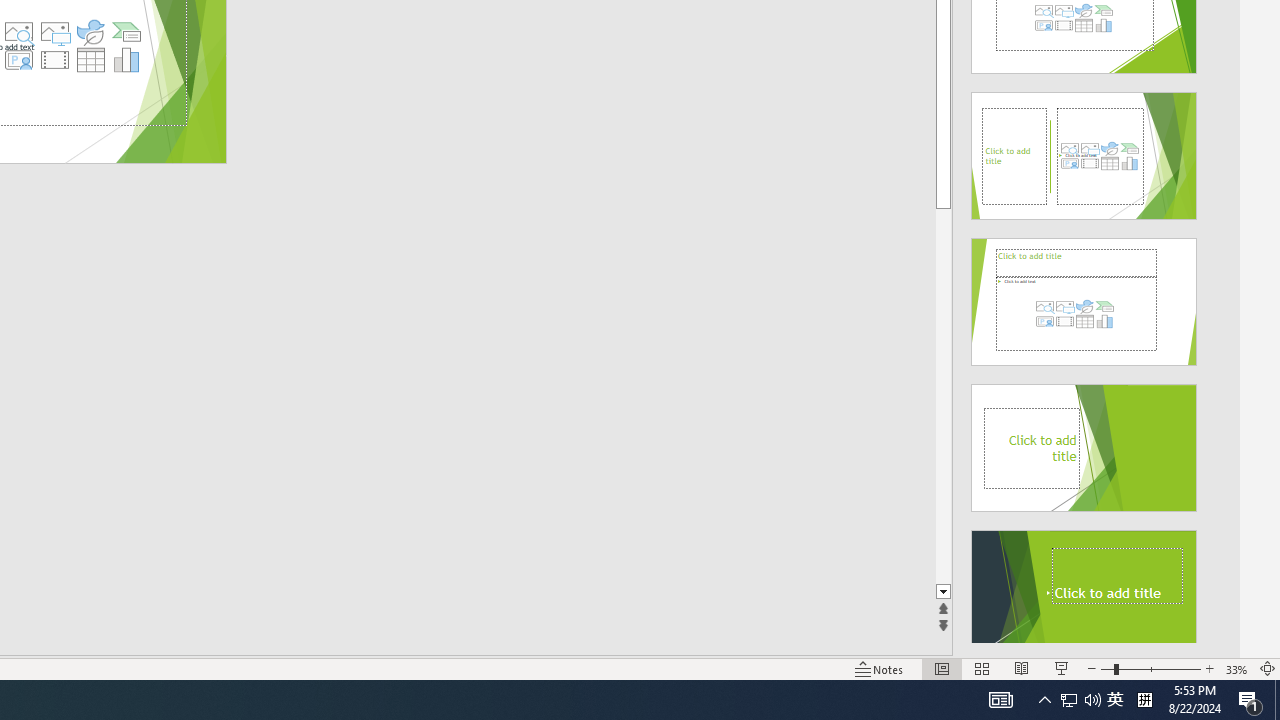 The image size is (1280, 720). Describe the element at coordinates (126, 59) in the screenshot. I see `'Insert Chart'` at that location.